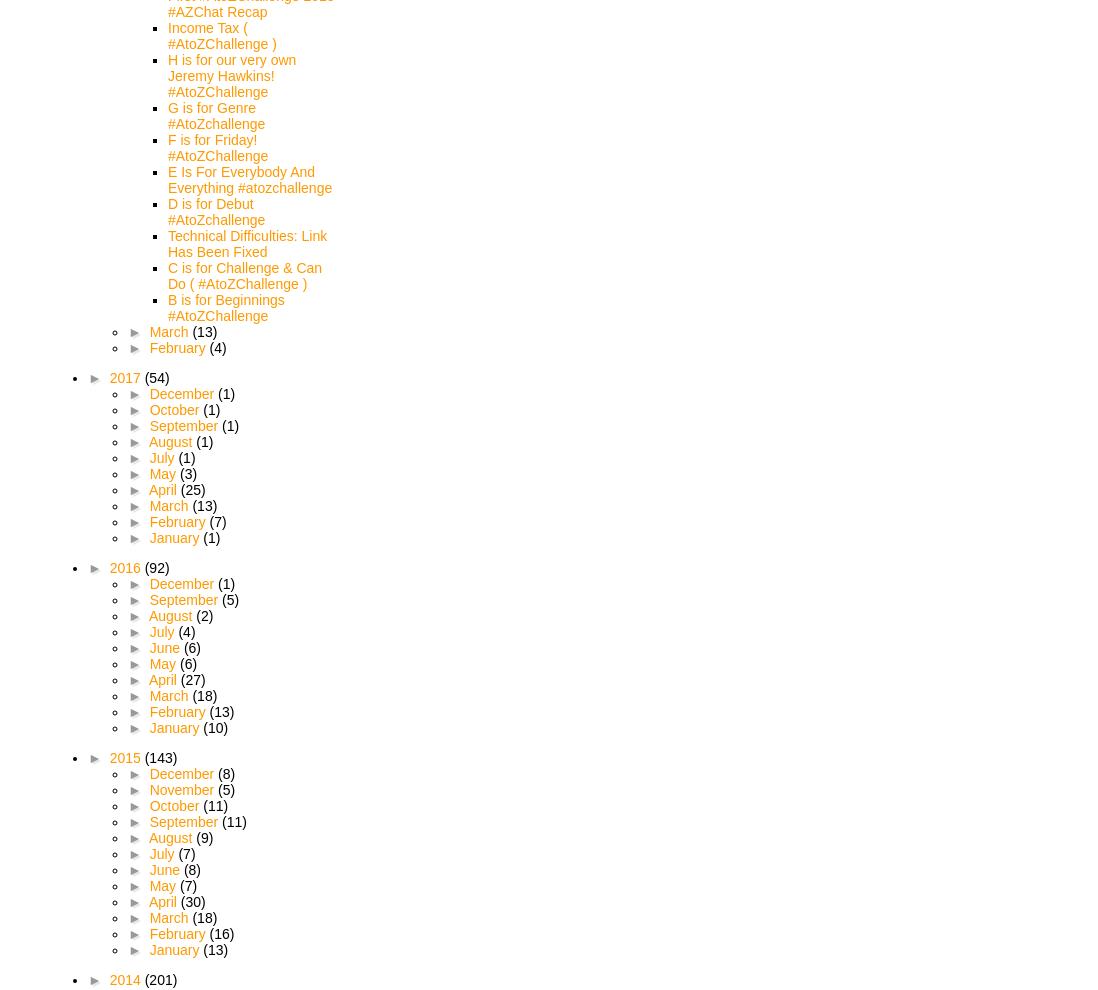  What do you see at coordinates (109, 567) in the screenshot?
I see `'2016'` at bounding box center [109, 567].